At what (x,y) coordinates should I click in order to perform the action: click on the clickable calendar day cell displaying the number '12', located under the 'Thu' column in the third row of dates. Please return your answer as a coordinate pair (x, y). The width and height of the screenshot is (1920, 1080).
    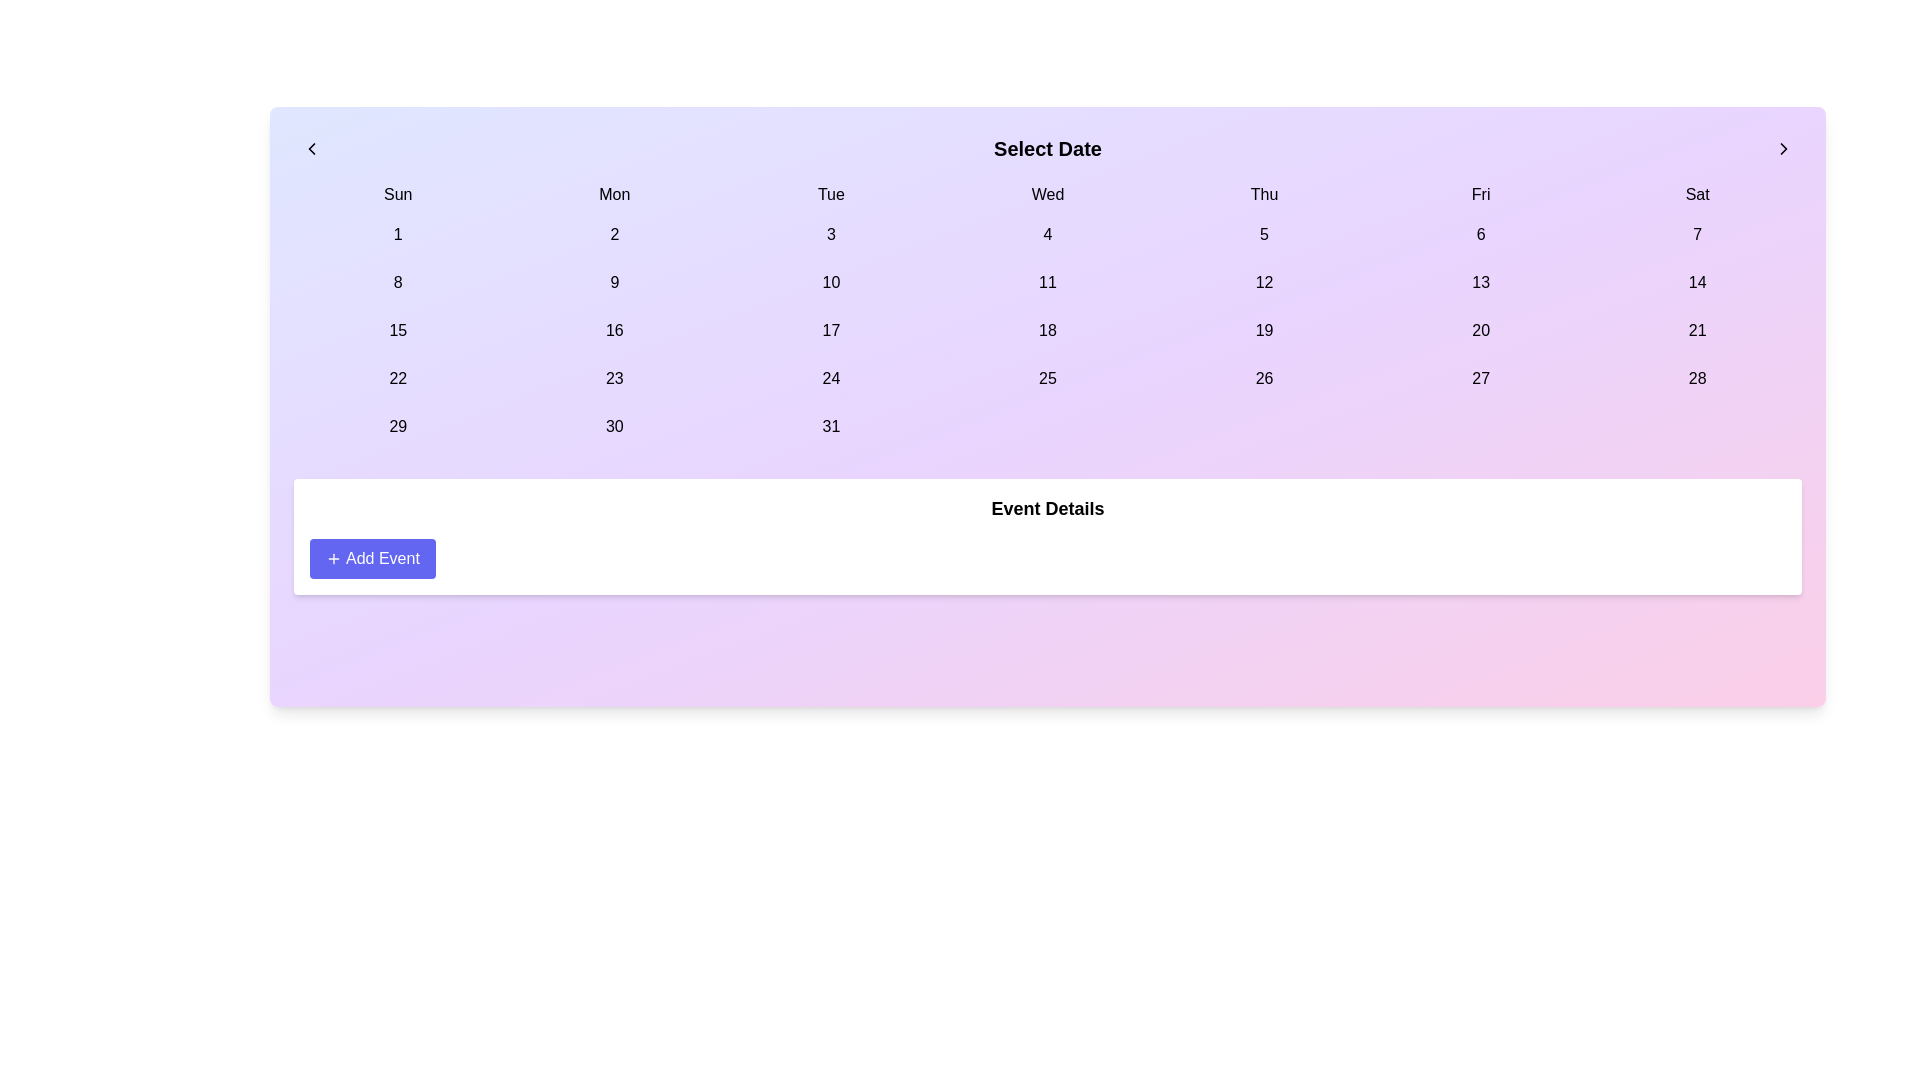
    Looking at the image, I should click on (1263, 282).